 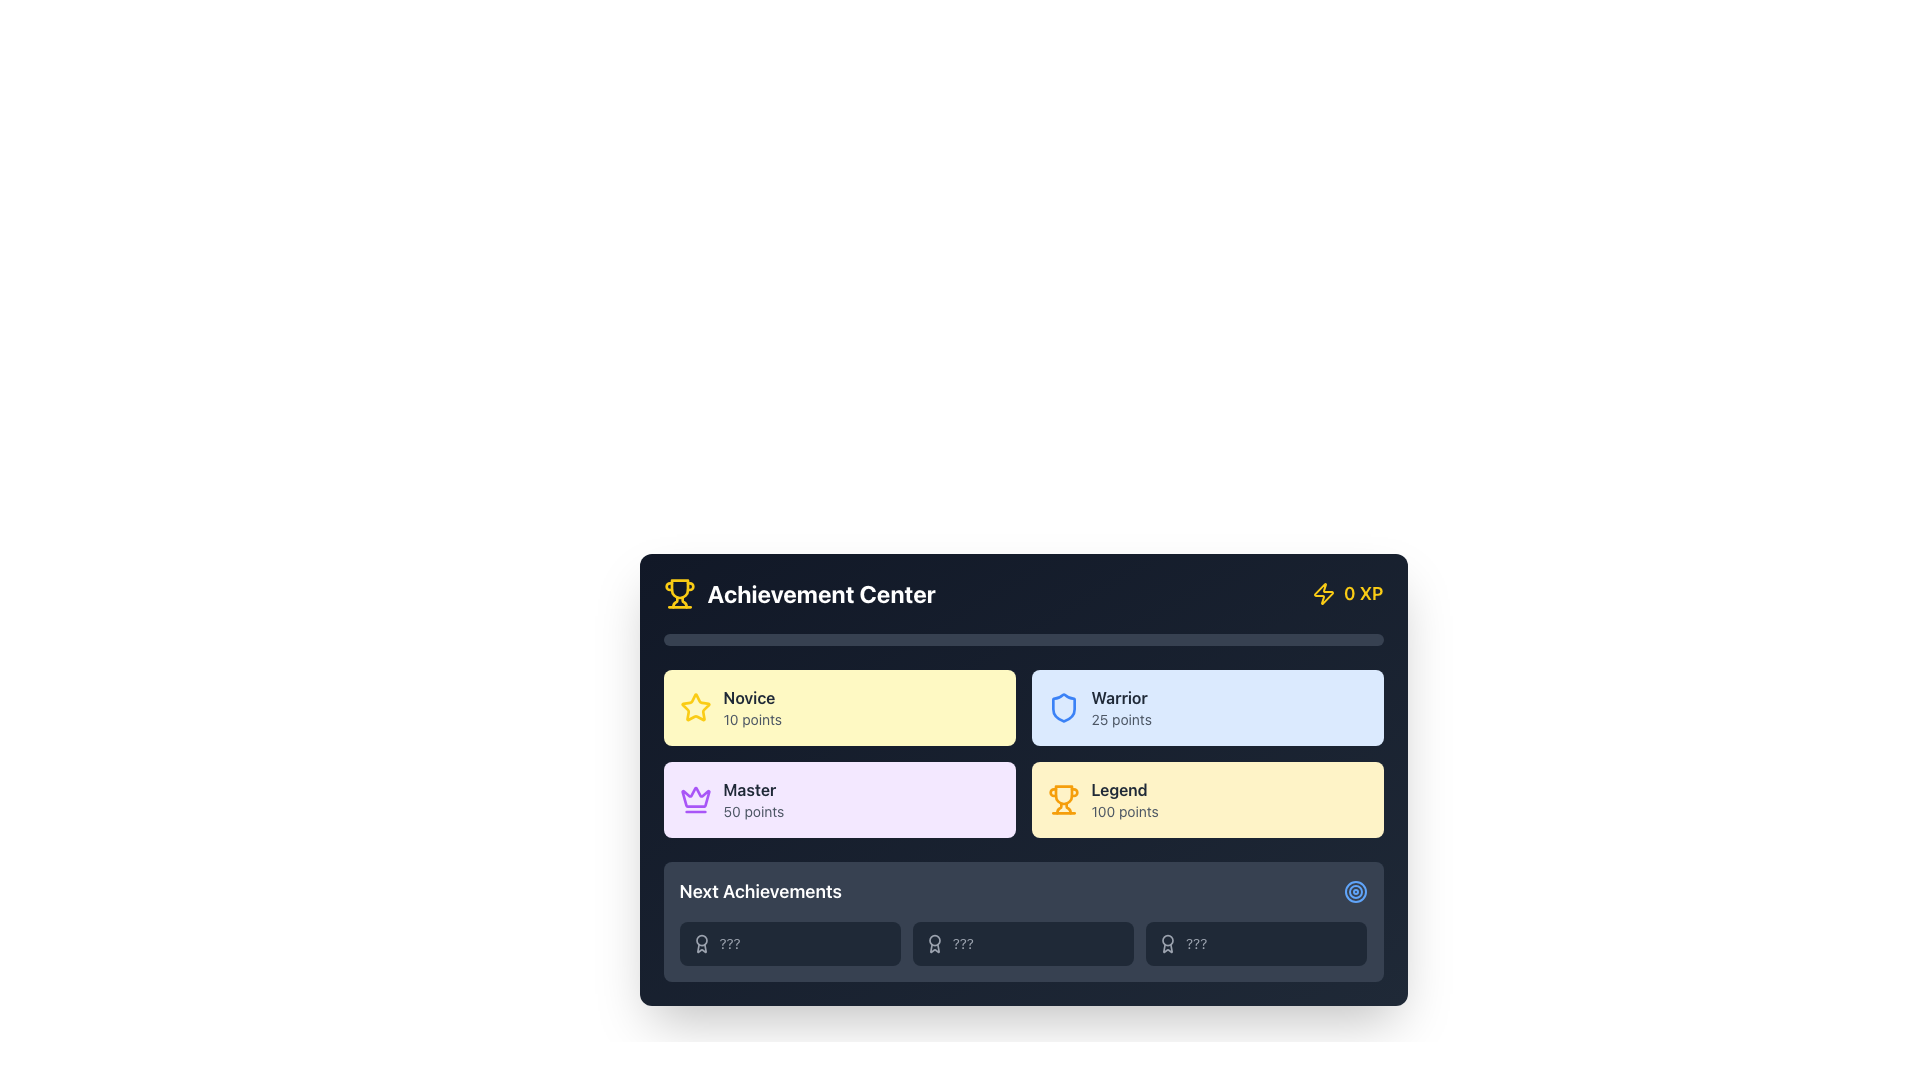 What do you see at coordinates (1023, 640) in the screenshot?
I see `the Progress bar that visually represents user progress in the Achievement Center, located centrally below the header and above the achievement levels grid` at bounding box center [1023, 640].